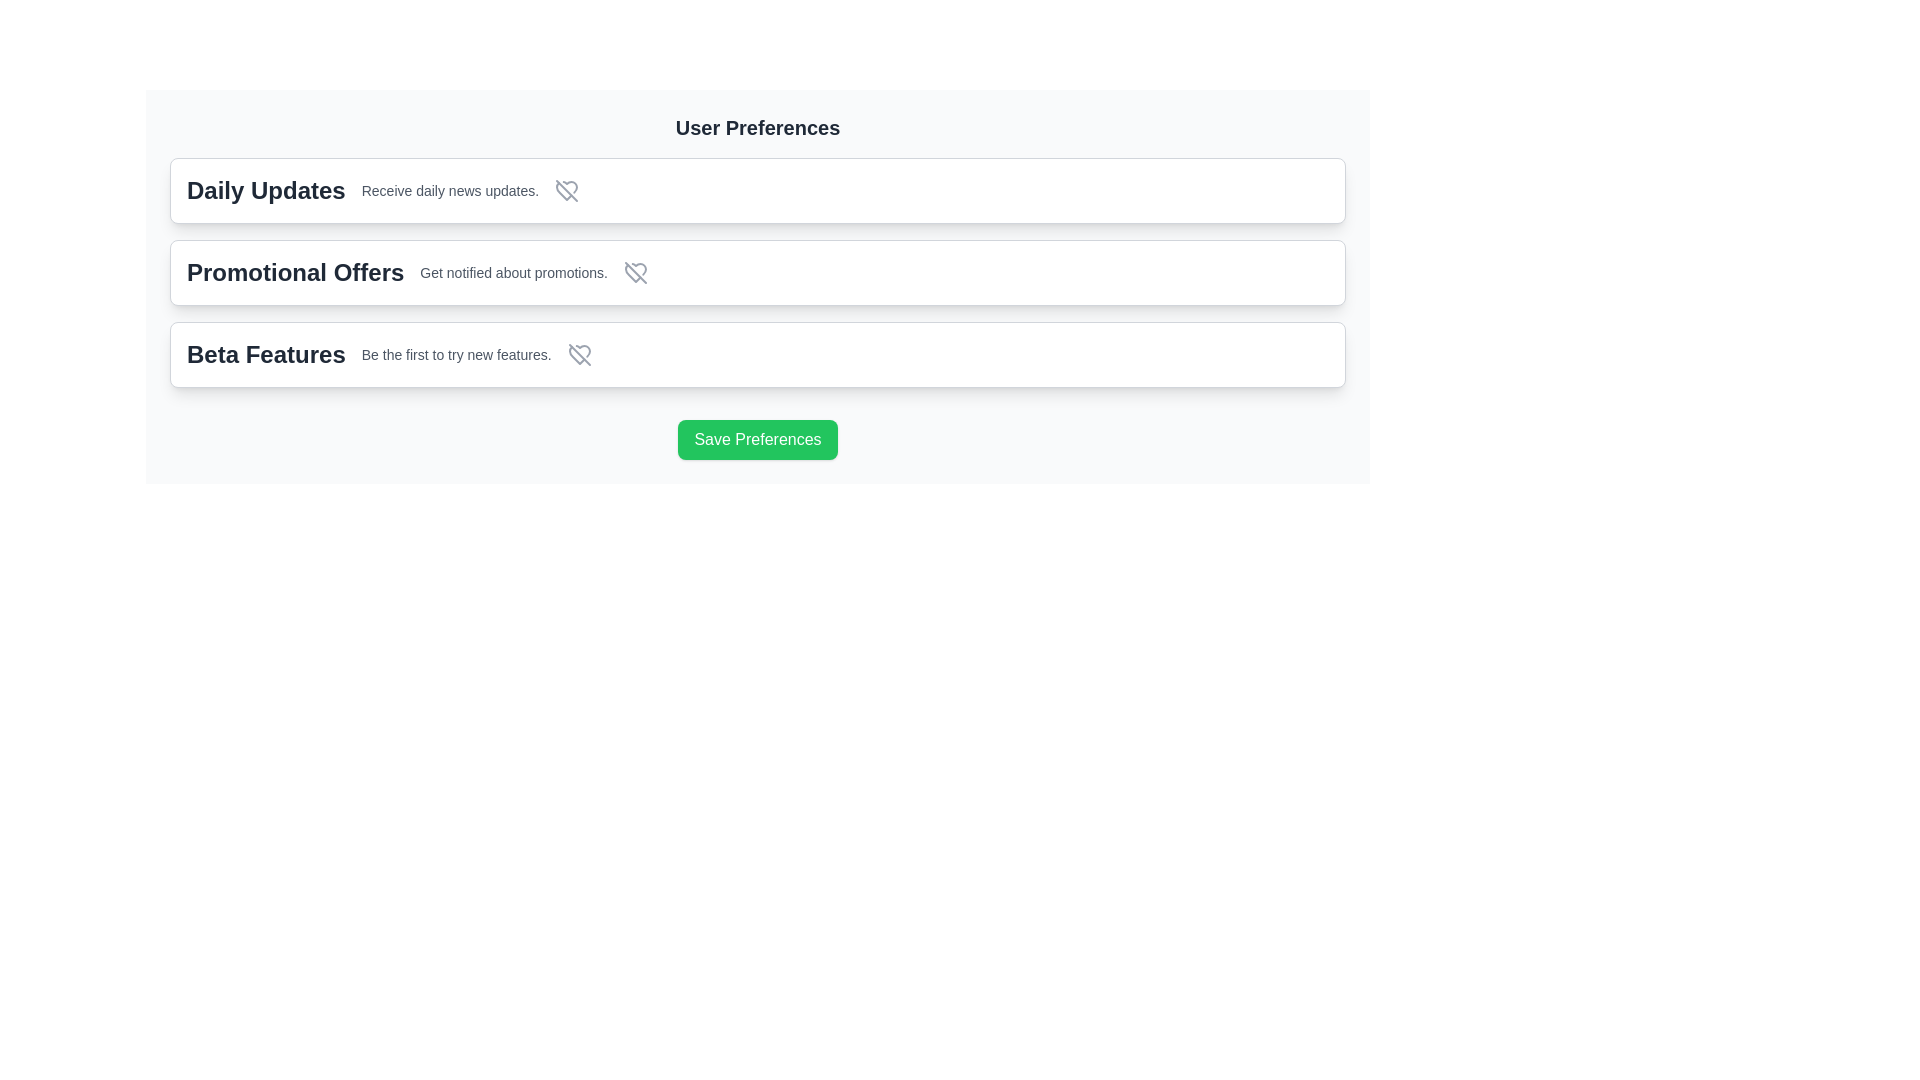 This screenshot has width=1920, height=1080. I want to click on the thin diagonal line crossing the heart icon, indicating a 'heart-off' state, located next to 'Promotional Offers' in the user preference settings panel, so click(634, 273).